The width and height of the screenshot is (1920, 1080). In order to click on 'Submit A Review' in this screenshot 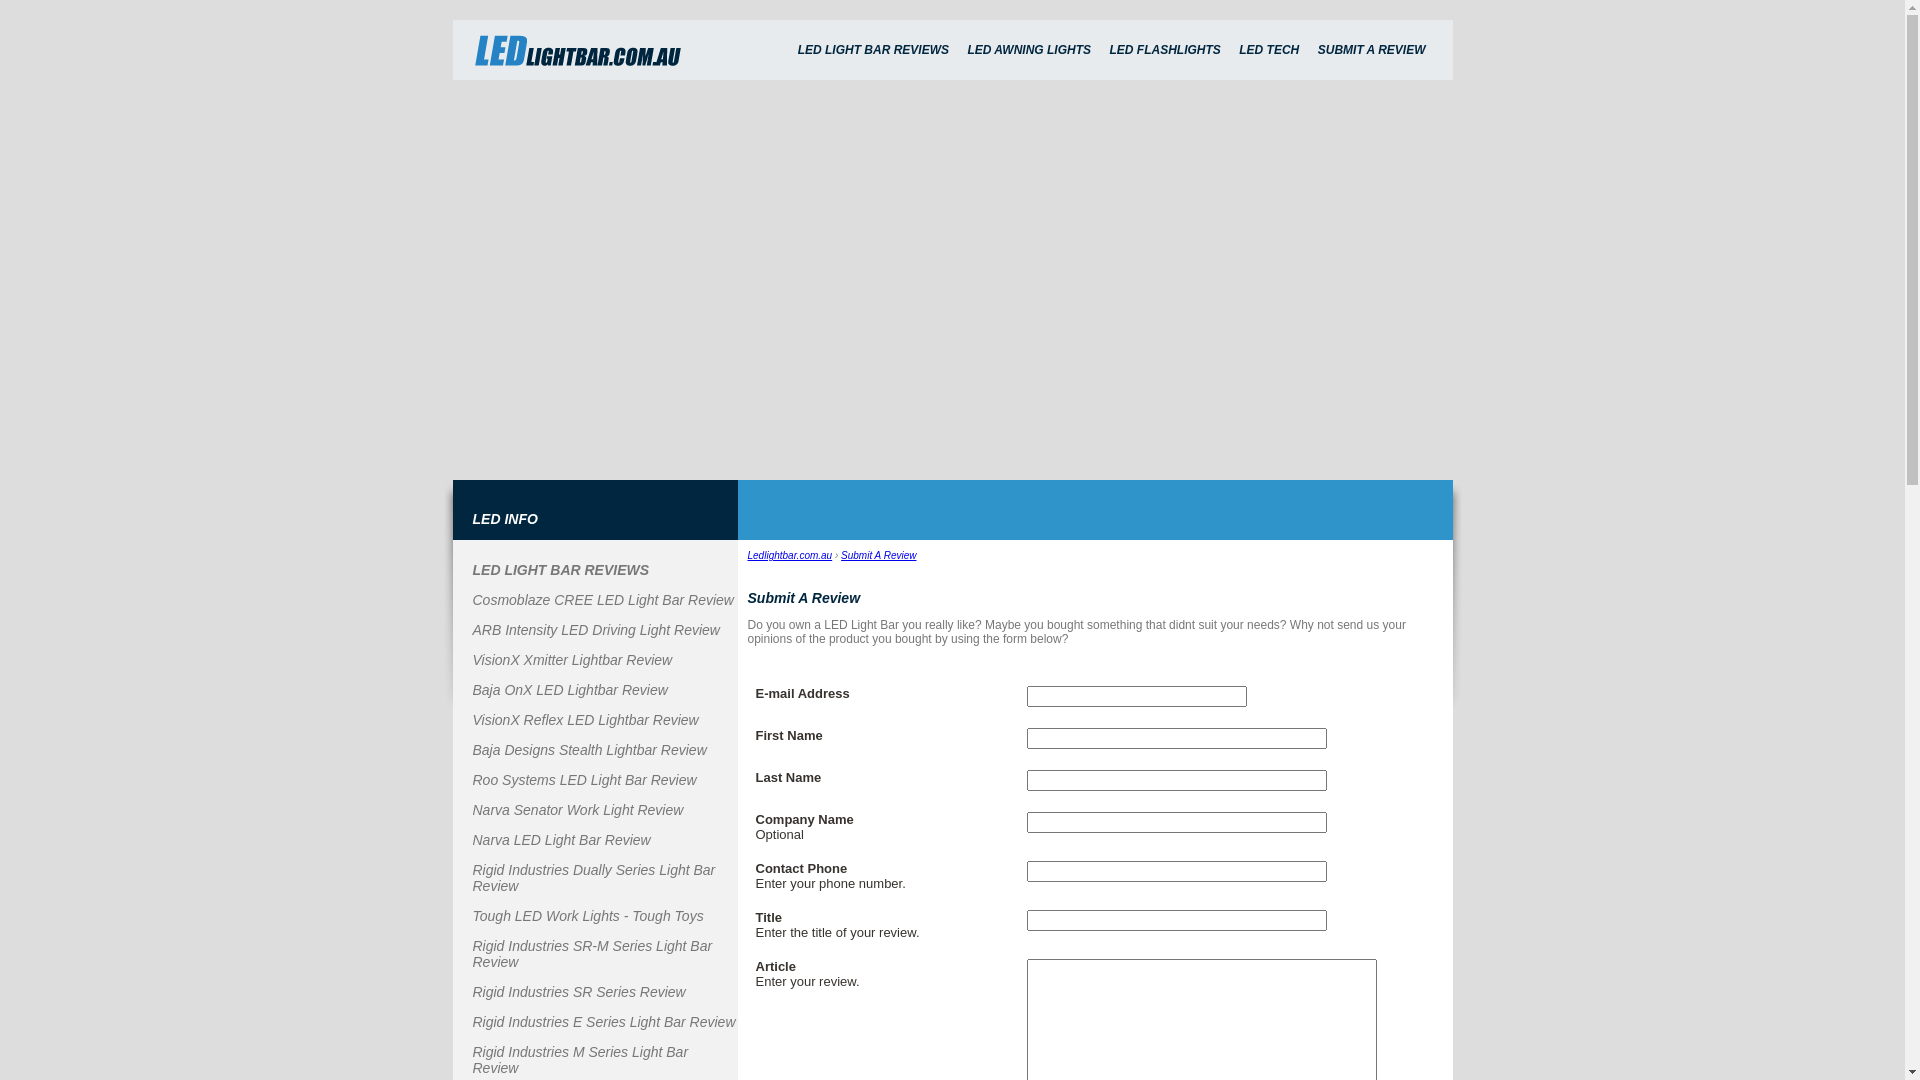, I will do `click(878, 555)`.